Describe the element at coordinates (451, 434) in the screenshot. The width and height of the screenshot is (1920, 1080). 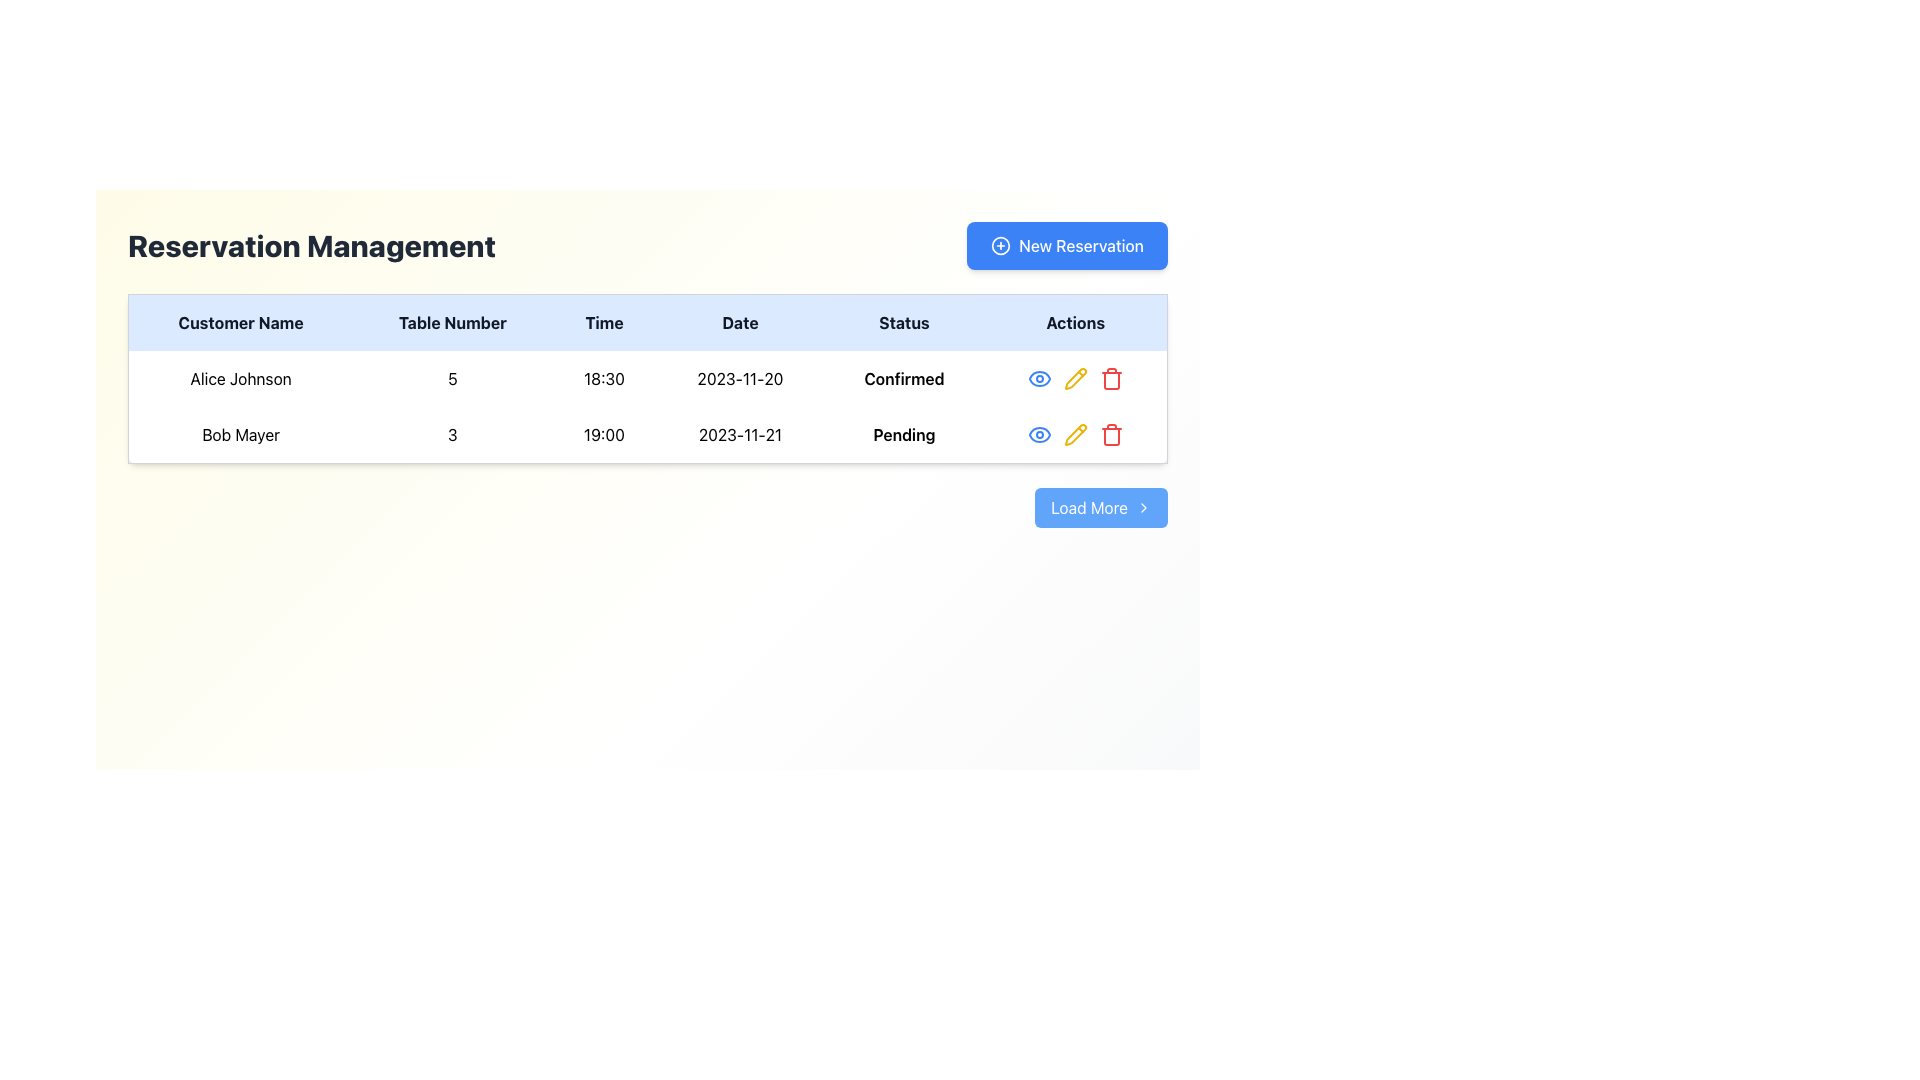
I see `the static text displaying the table number for the reservation assigned to 'Bob Mayer', located in the second data cell under the 'Table Number' column` at that location.